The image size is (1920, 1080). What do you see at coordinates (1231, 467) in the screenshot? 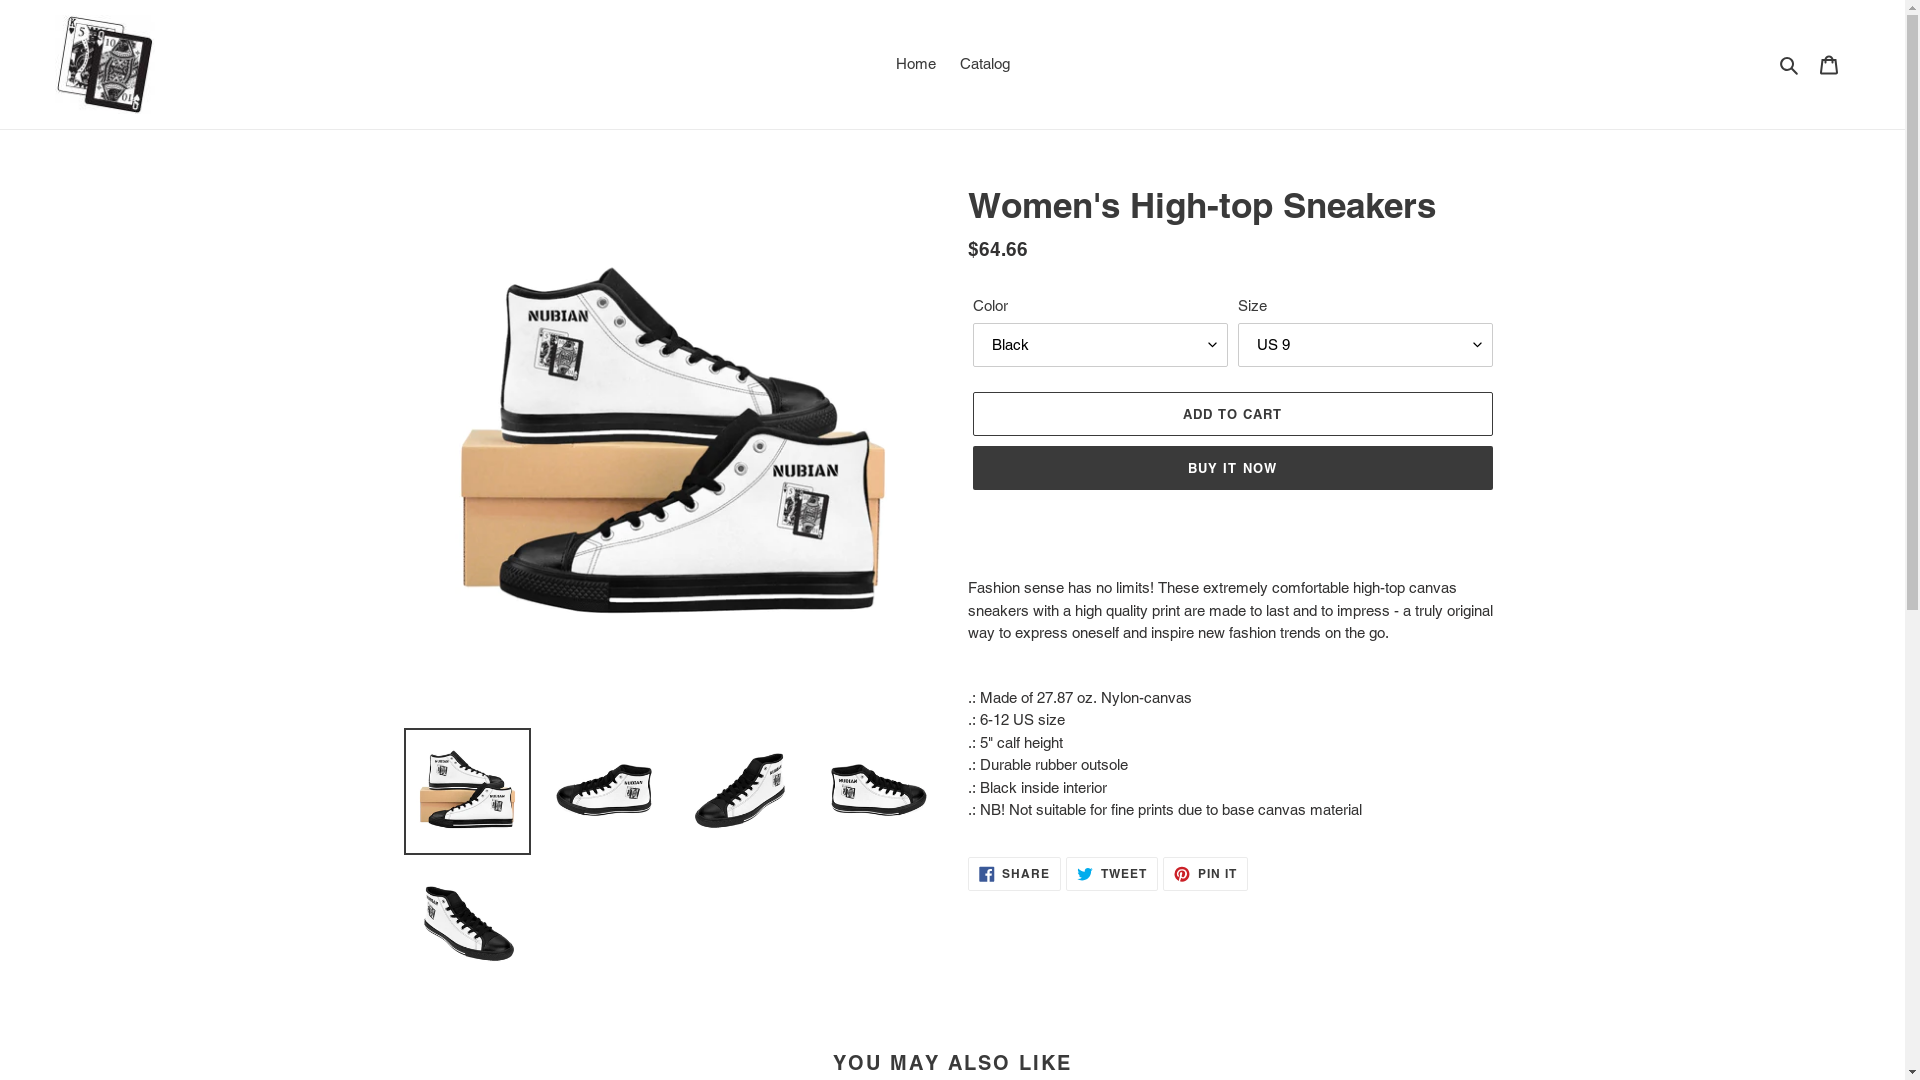
I see `'BUY IT NOW'` at bounding box center [1231, 467].